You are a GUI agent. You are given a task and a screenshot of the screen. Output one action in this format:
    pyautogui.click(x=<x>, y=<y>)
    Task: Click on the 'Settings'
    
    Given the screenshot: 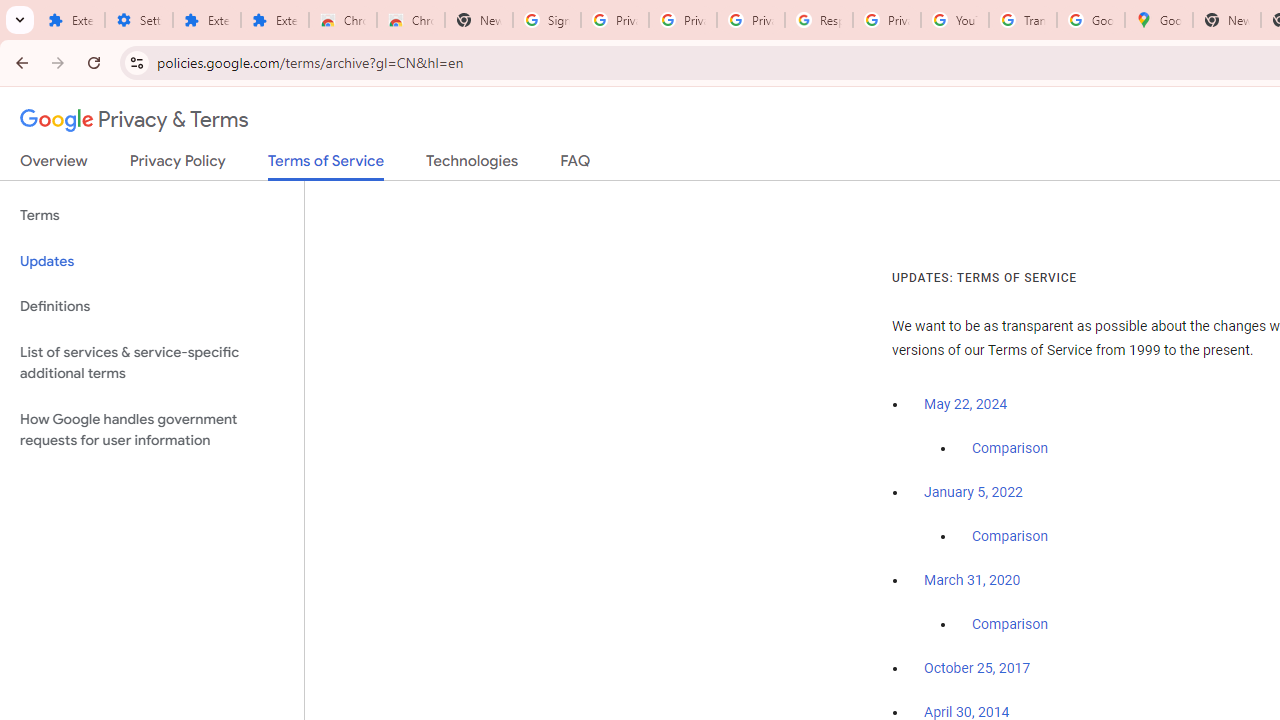 What is the action you would take?
    pyautogui.click(x=137, y=20)
    